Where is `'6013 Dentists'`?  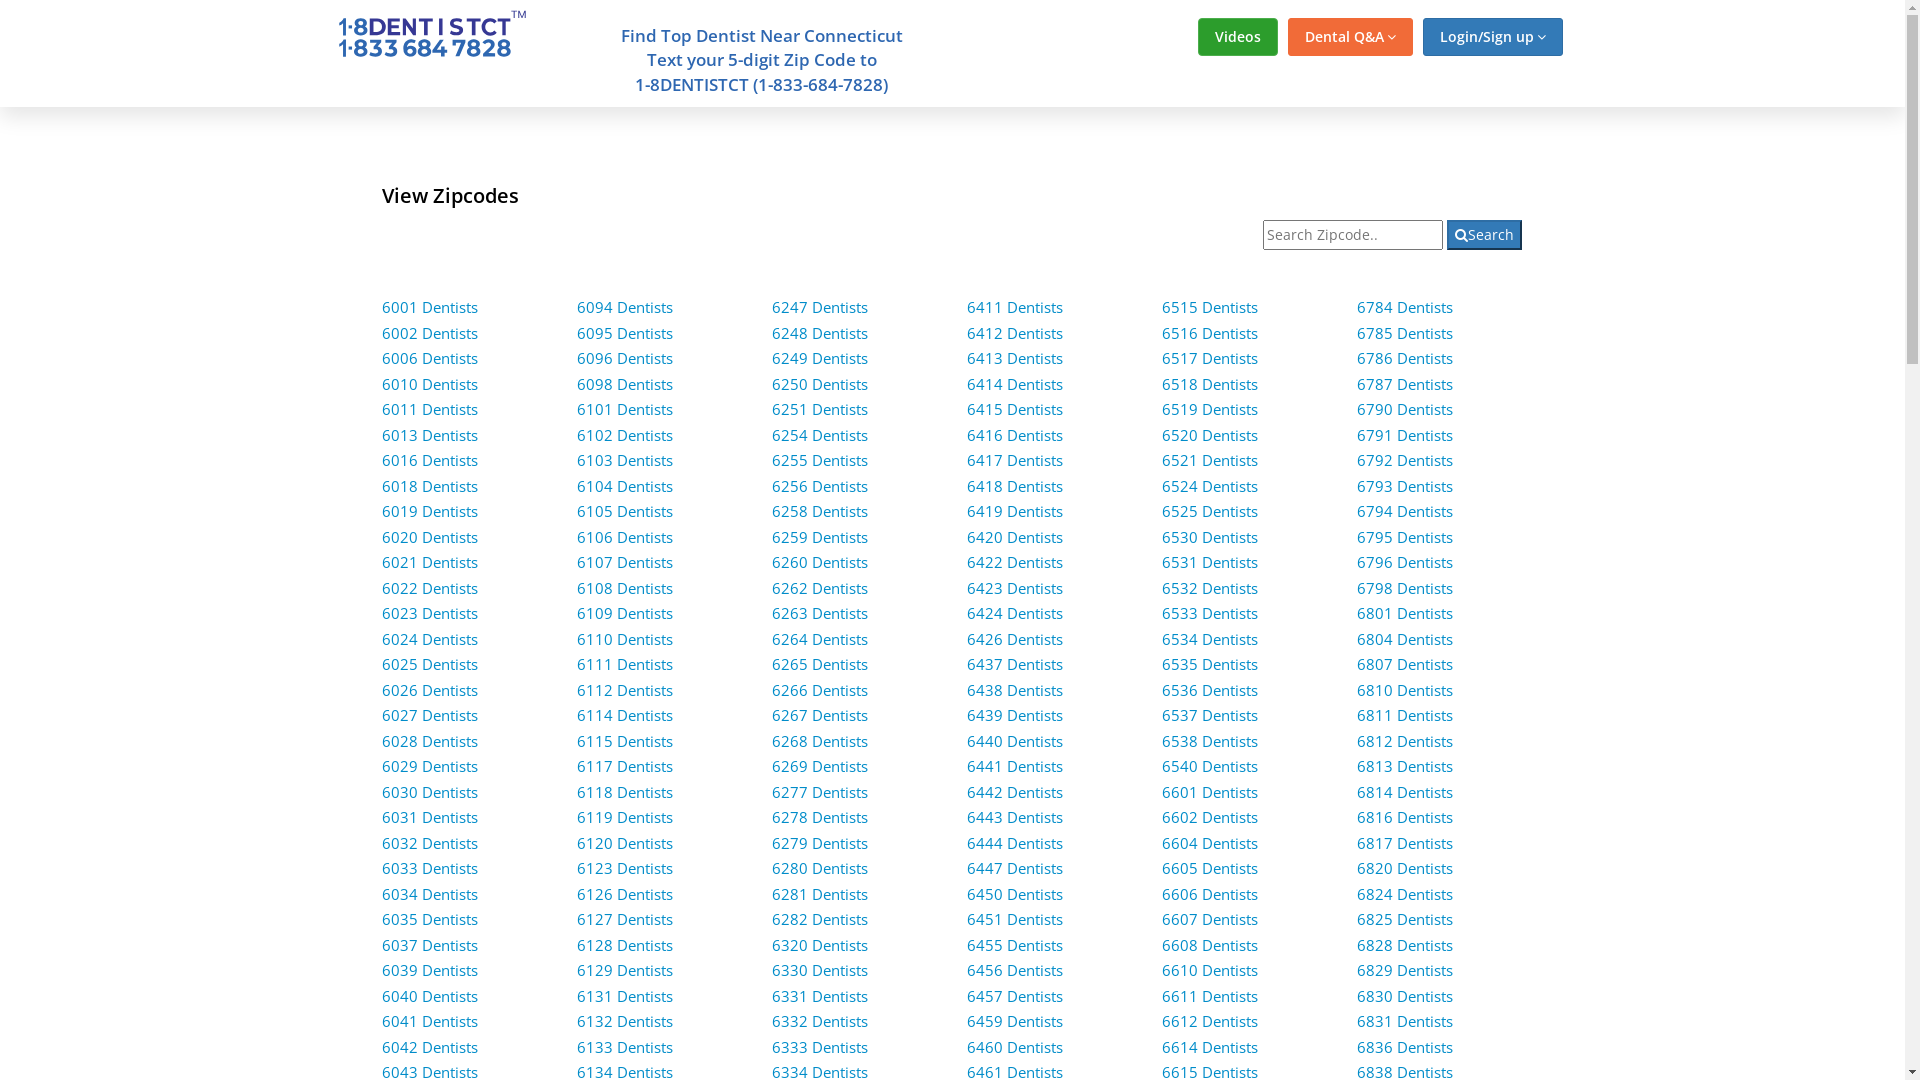
'6013 Dentists' is located at coordinates (382, 434).